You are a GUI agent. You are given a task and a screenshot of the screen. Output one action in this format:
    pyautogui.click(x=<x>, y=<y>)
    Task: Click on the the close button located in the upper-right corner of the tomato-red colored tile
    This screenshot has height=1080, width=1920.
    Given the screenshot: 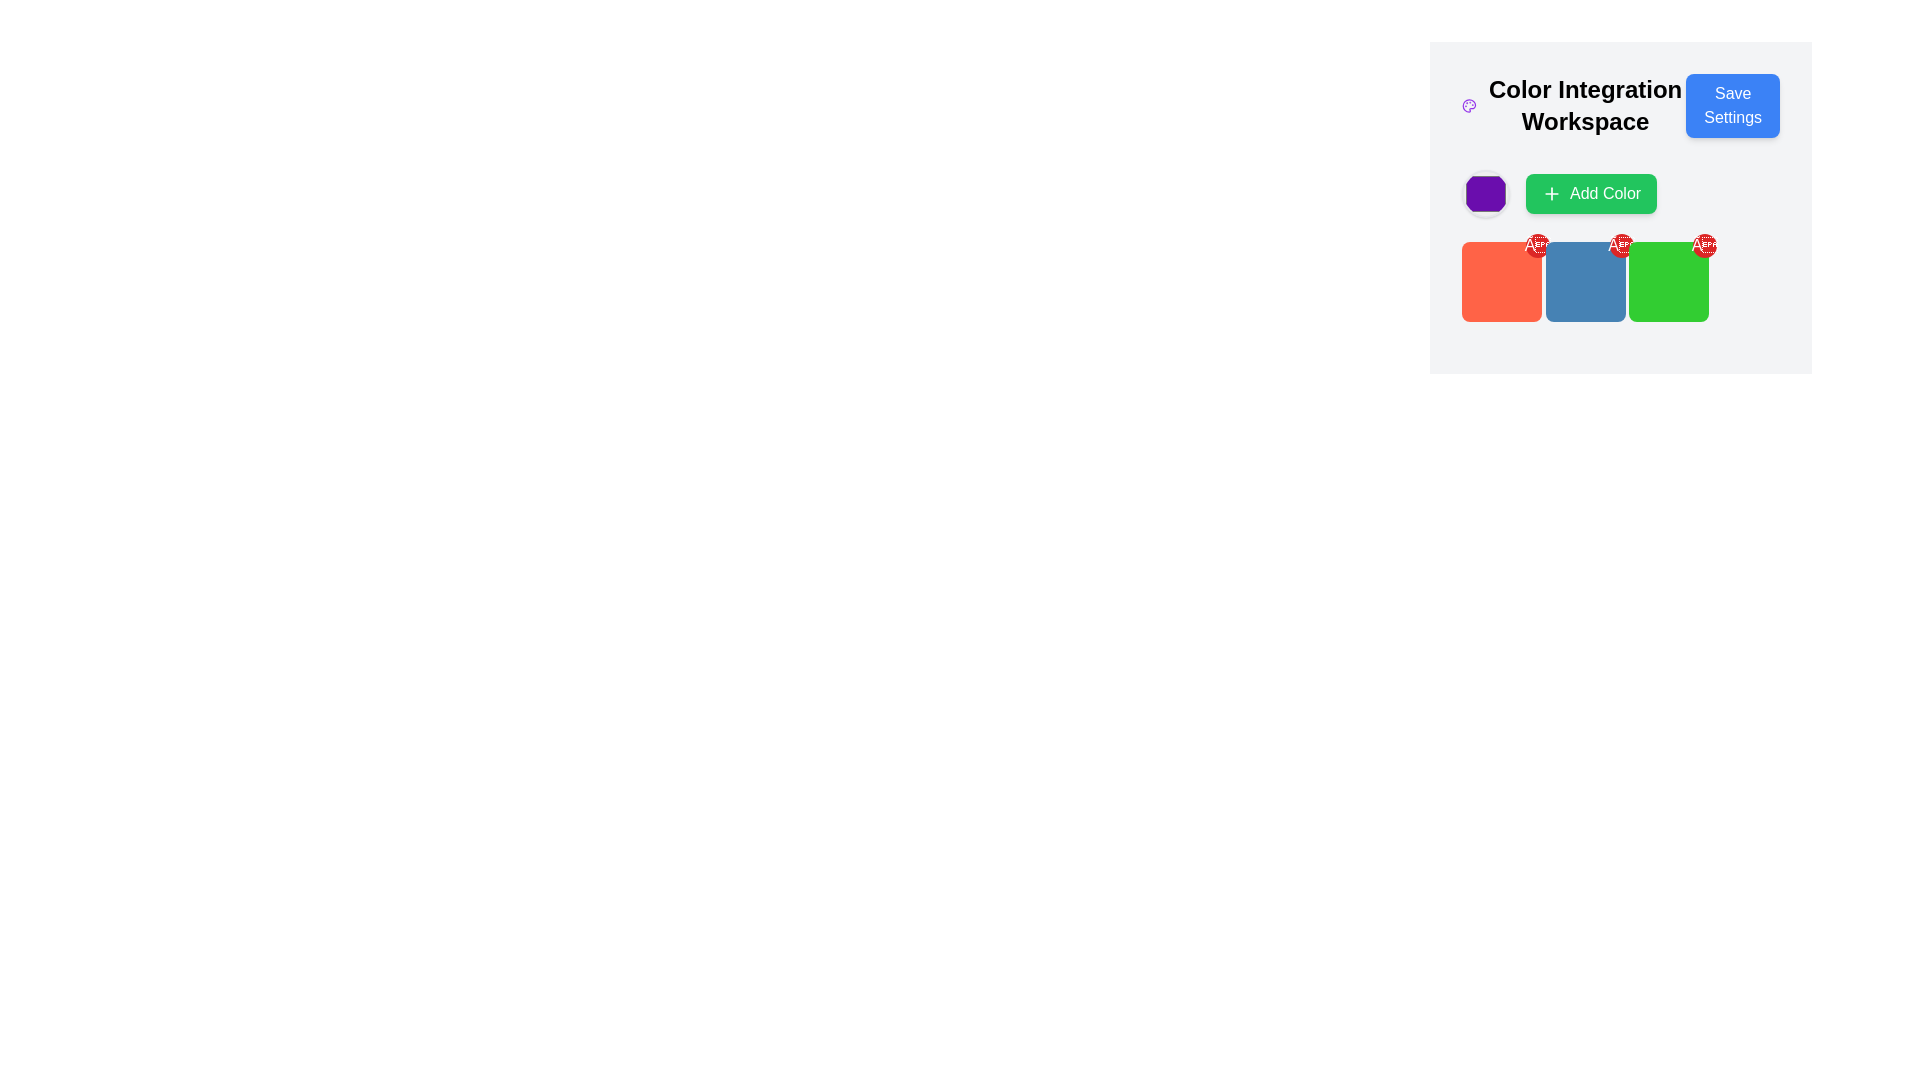 What is the action you would take?
    pyautogui.click(x=1536, y=245)
    